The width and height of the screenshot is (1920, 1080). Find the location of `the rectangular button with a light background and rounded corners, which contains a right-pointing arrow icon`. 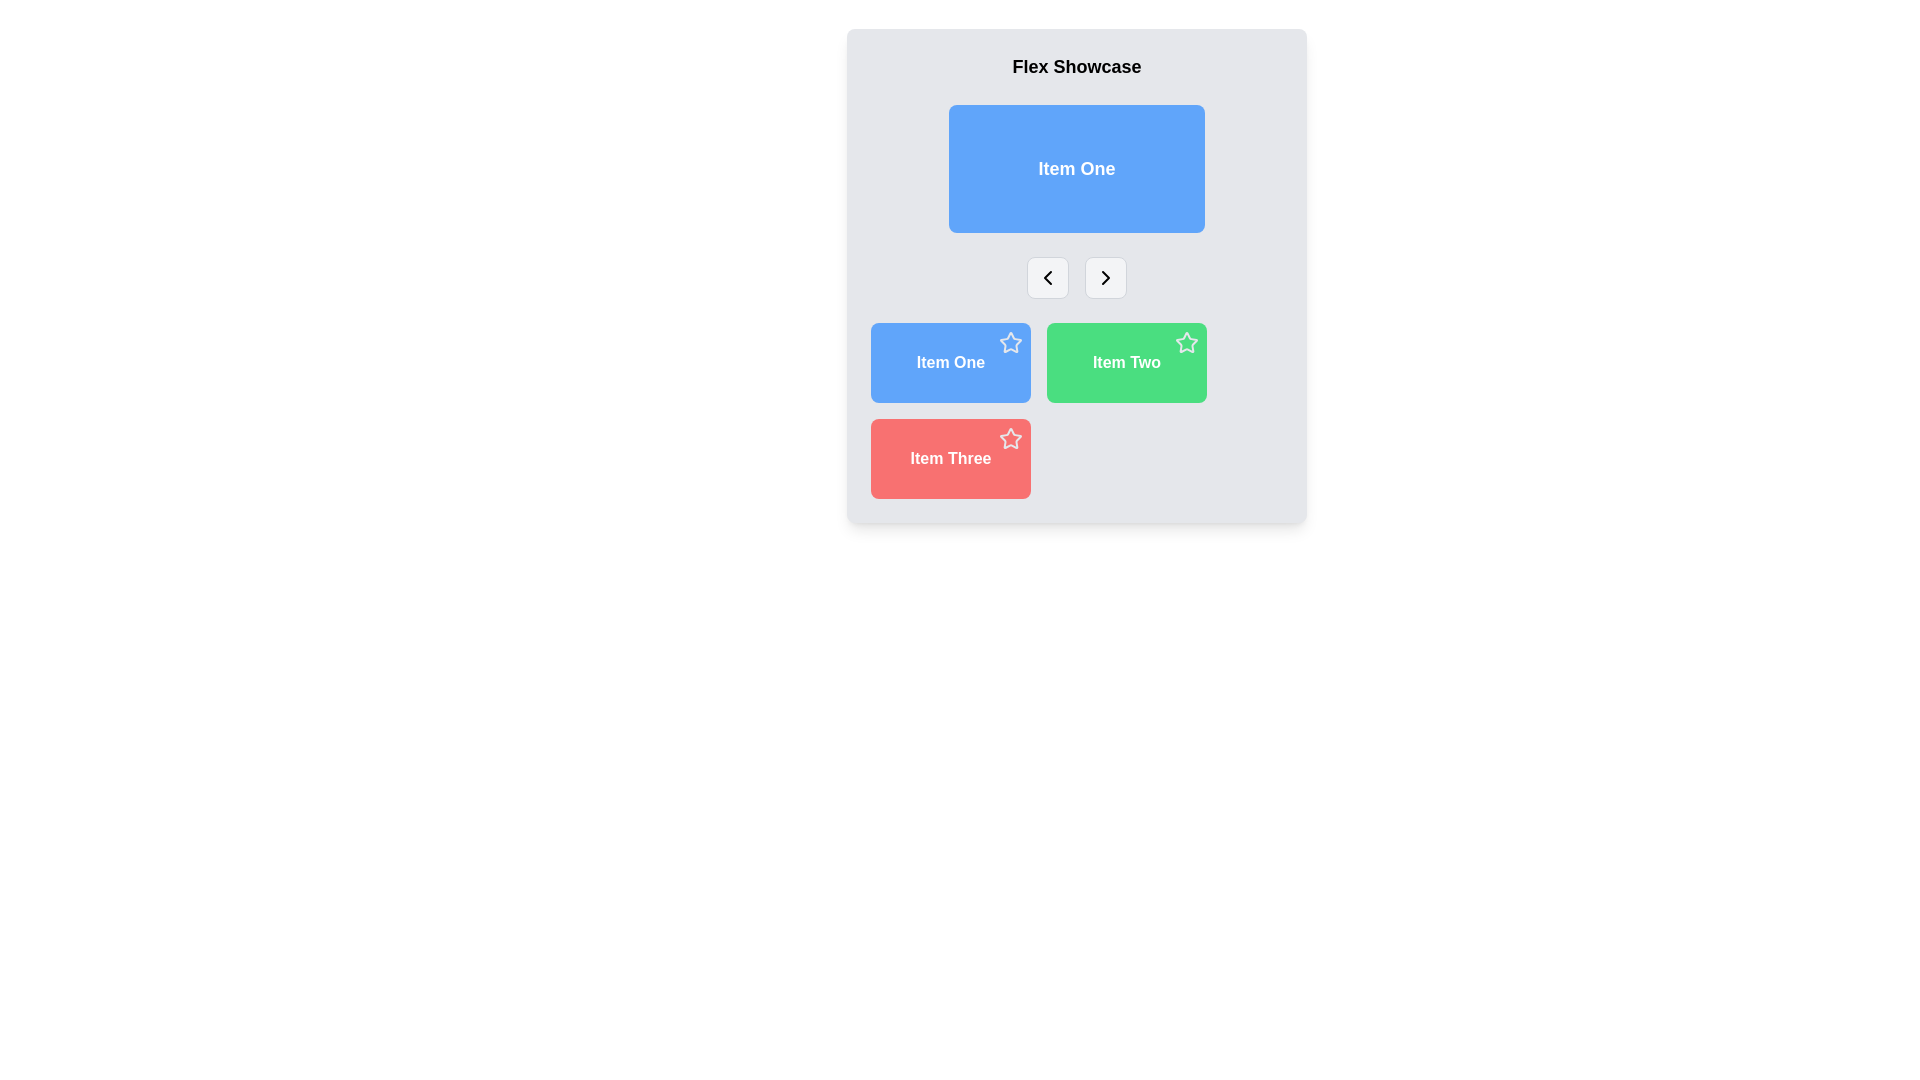

the rectangular button with a light background and rounded corners, which contains a right-pointing arrow icon is located at coordinates (1104, 277).